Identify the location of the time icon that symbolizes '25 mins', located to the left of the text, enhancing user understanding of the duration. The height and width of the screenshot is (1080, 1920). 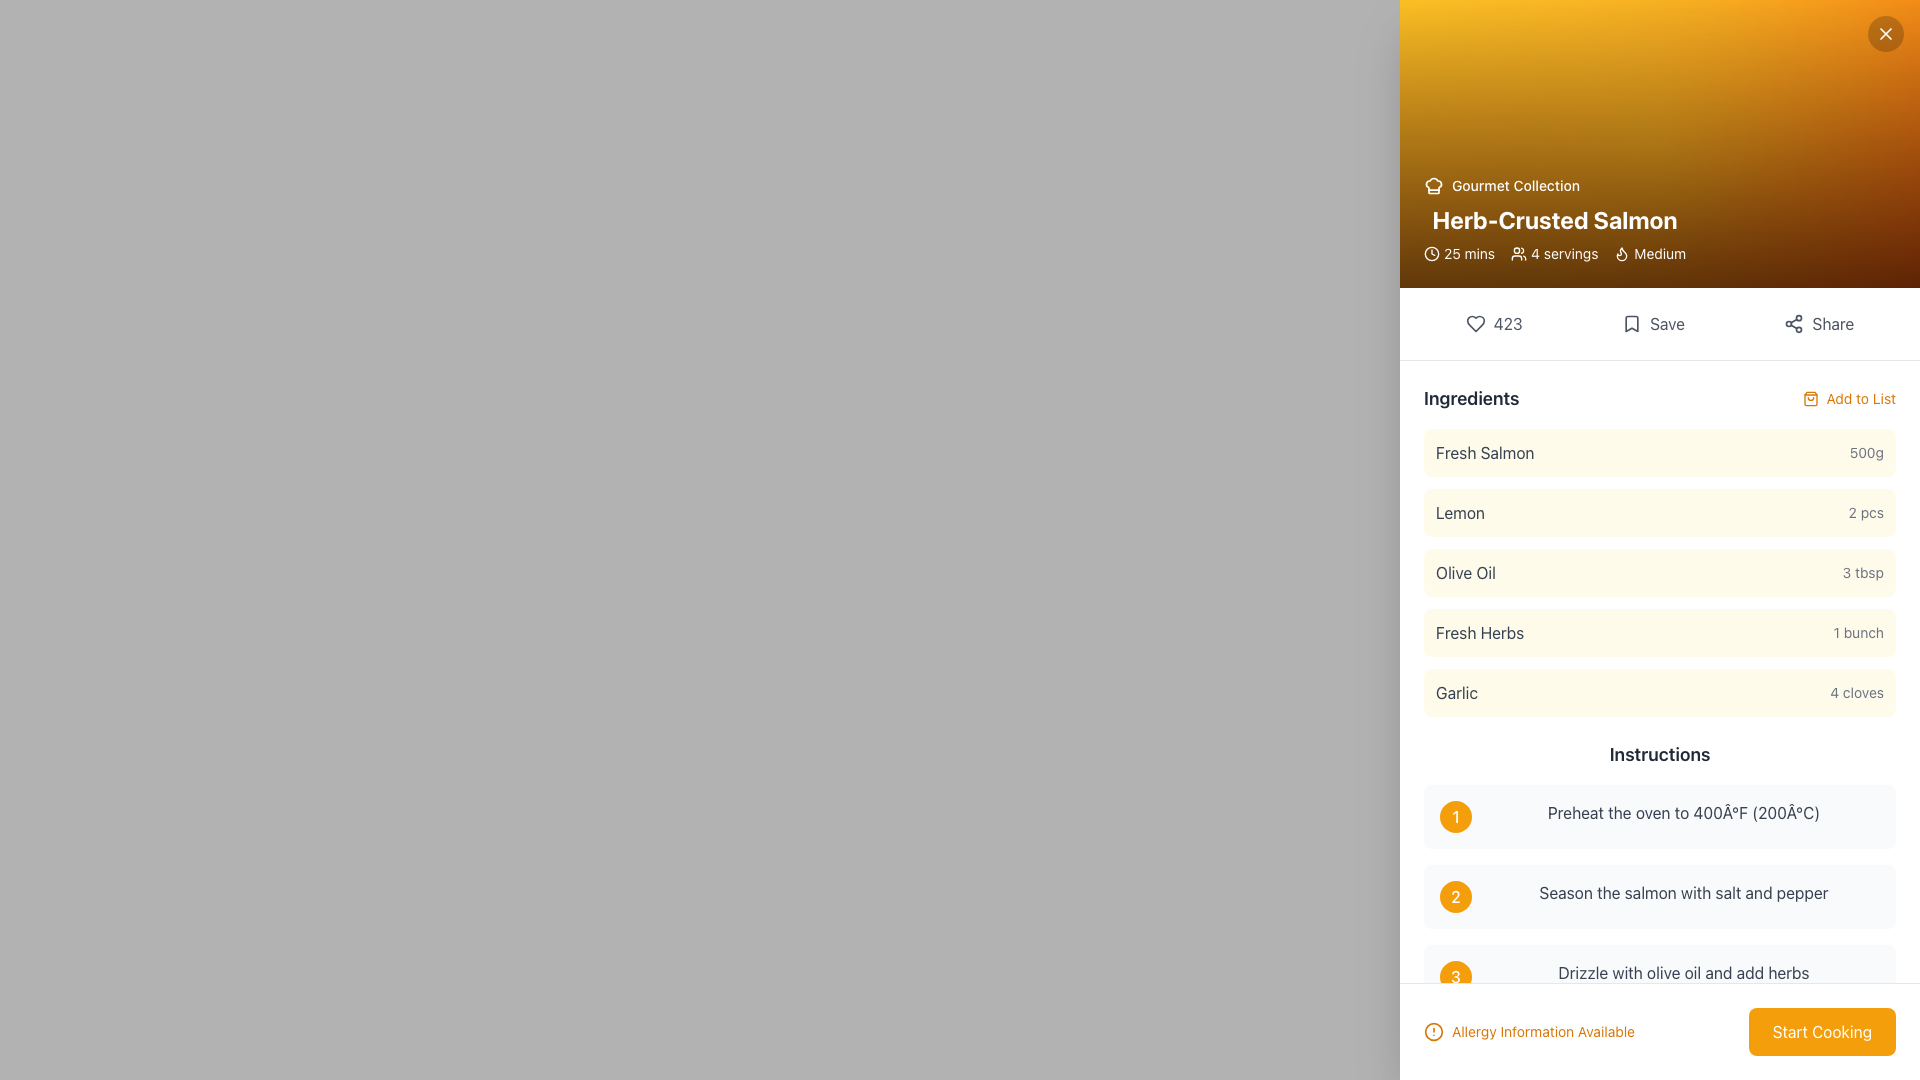
(1430, 253).